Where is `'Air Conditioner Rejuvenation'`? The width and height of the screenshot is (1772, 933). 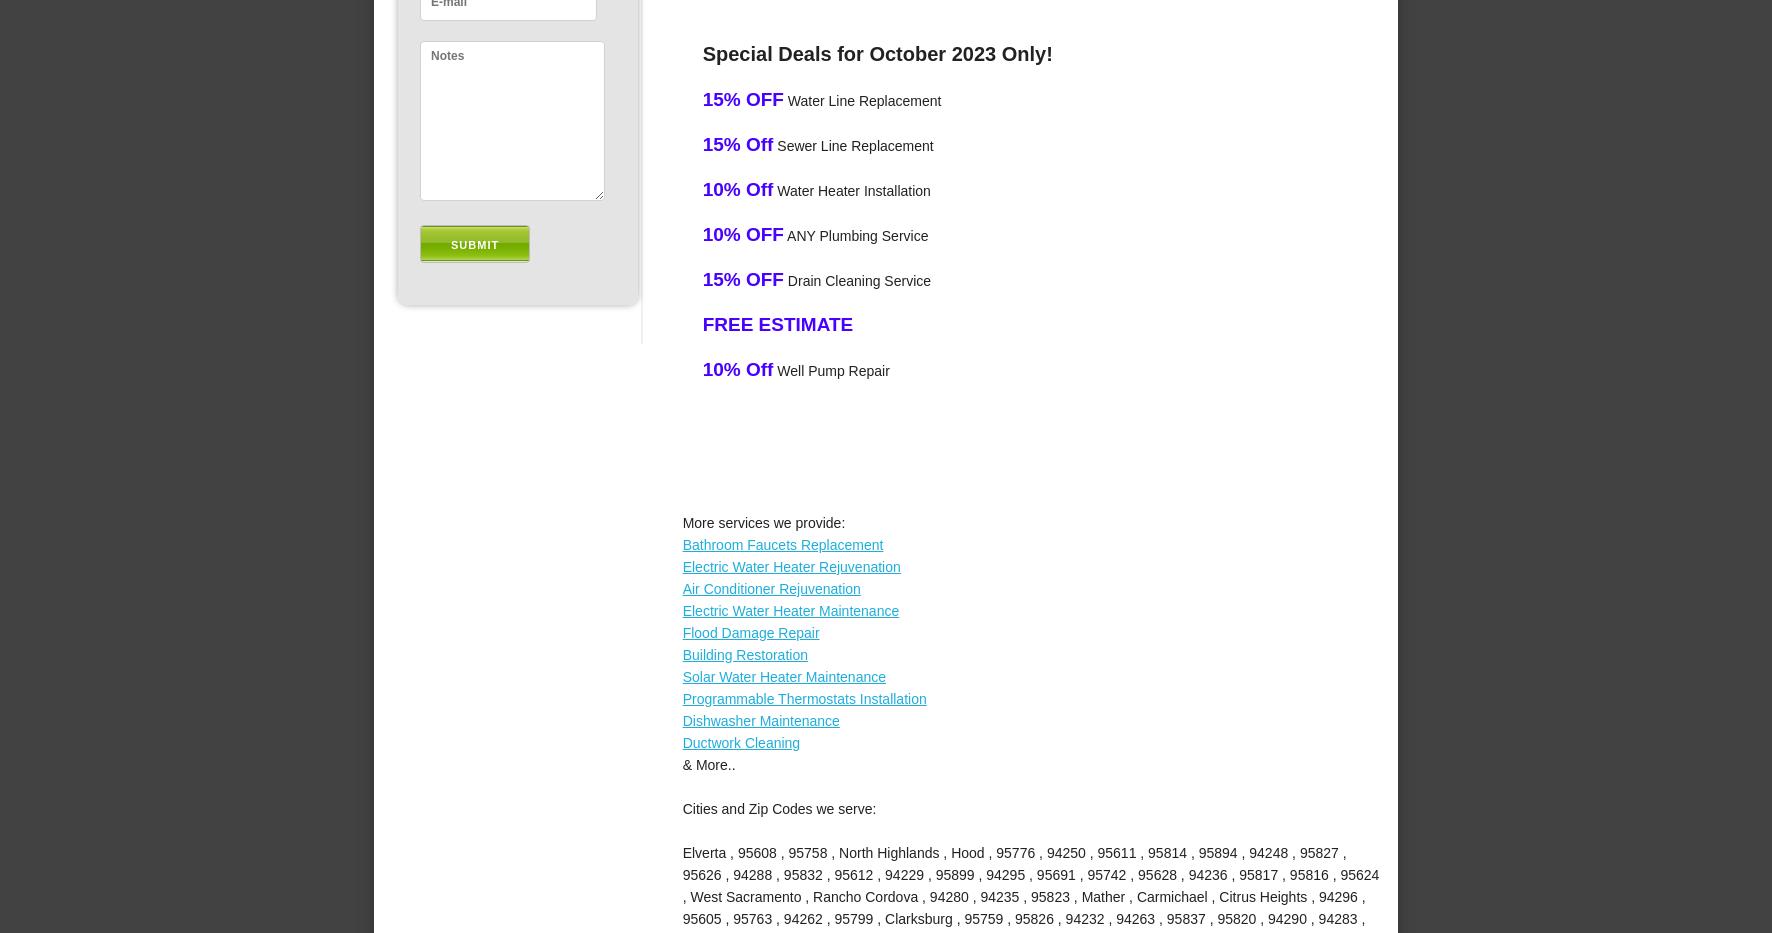
'Air Conditioner Rejuvenation' is located at coordinates (769, 587).